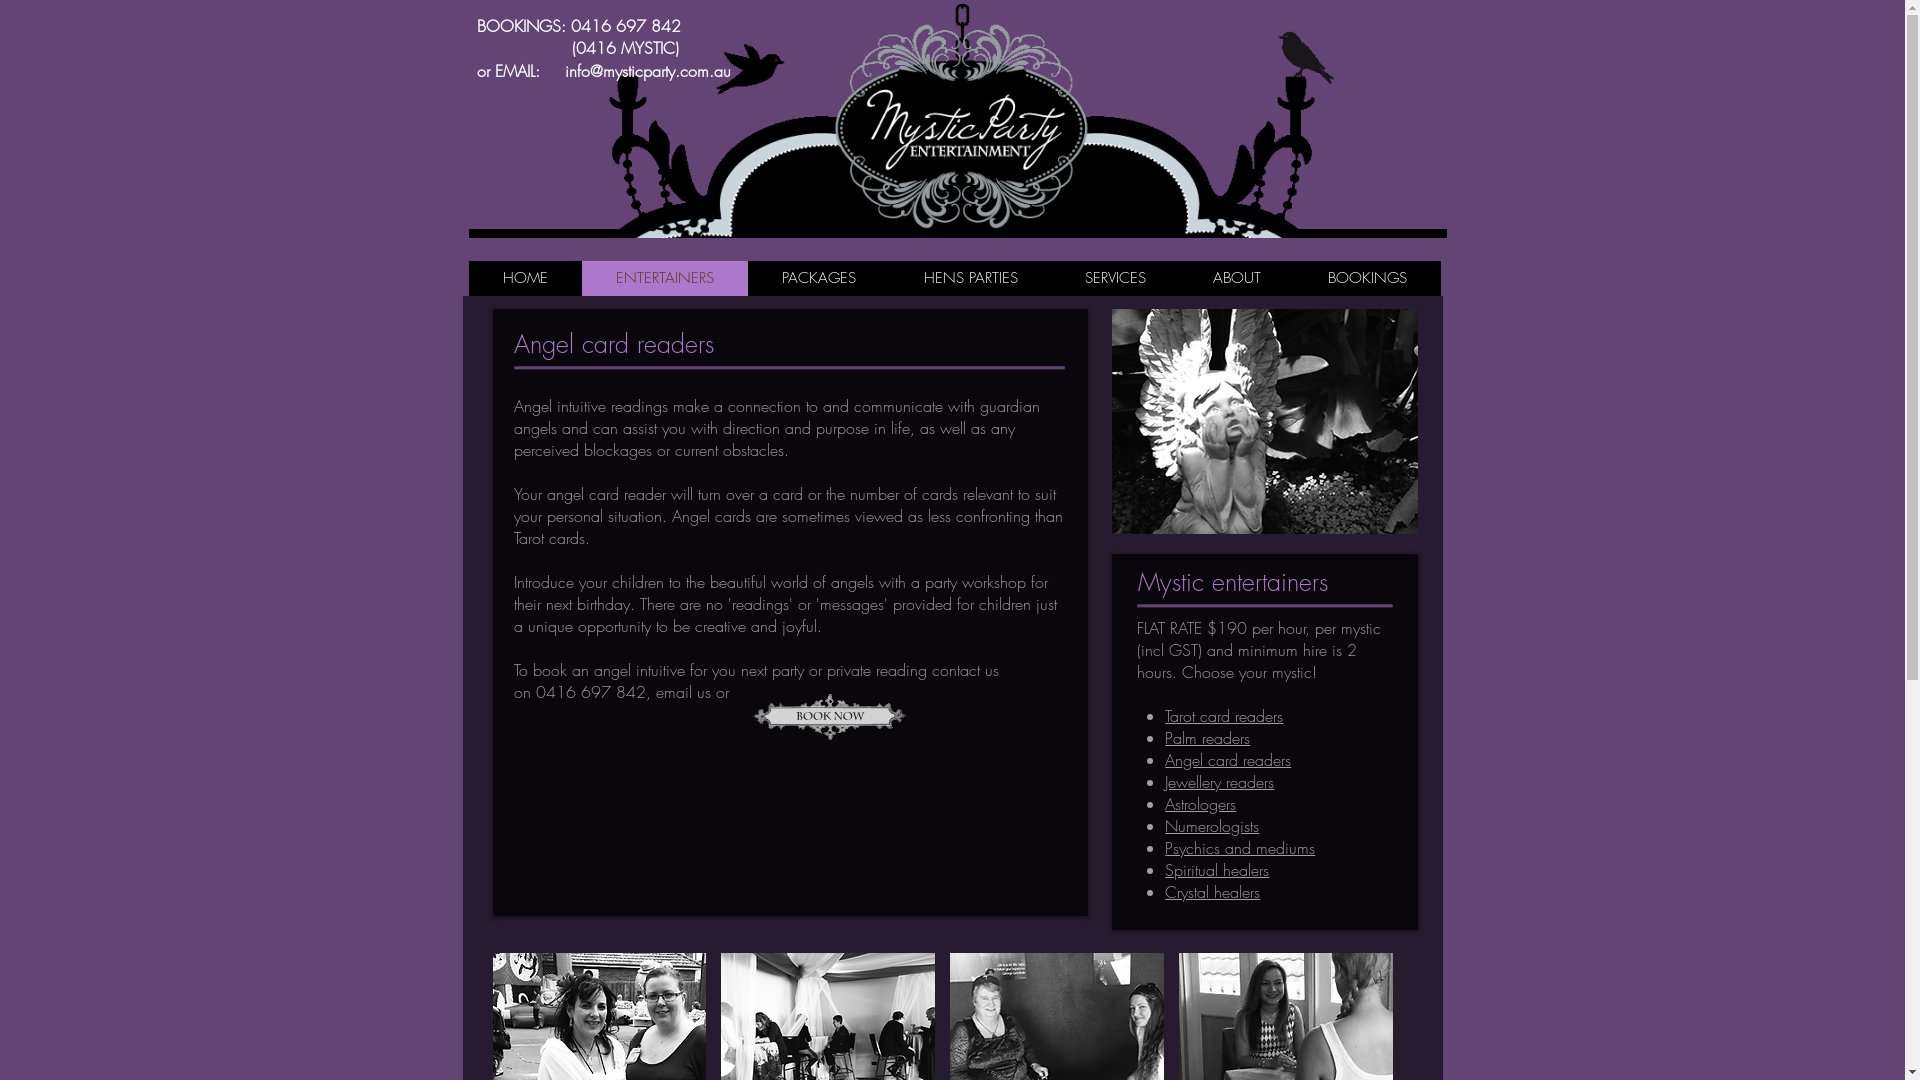 The width and height of the screenshot is (1920, 1080). I want to click on 'SERVICES', so click(1115, 278).